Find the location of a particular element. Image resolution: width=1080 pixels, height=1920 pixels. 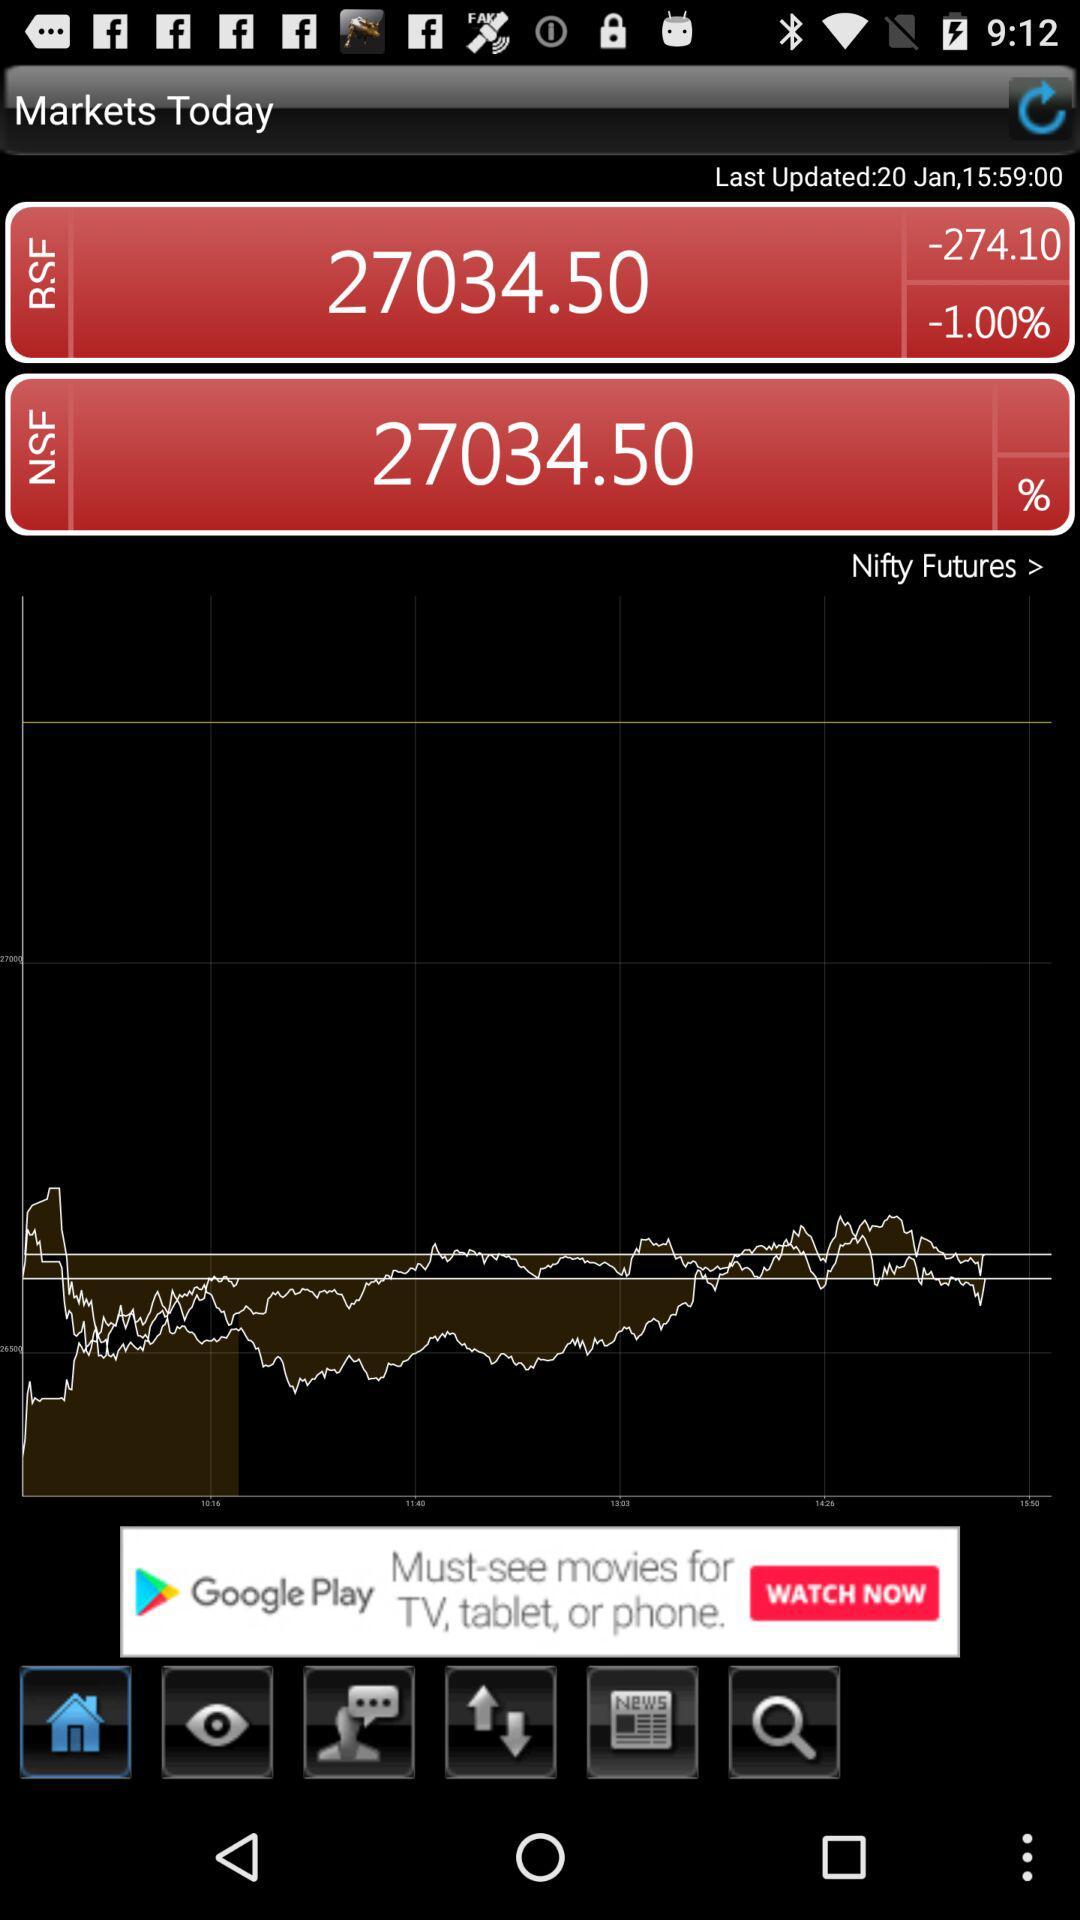

go home is located at coordinates (75, 1727).